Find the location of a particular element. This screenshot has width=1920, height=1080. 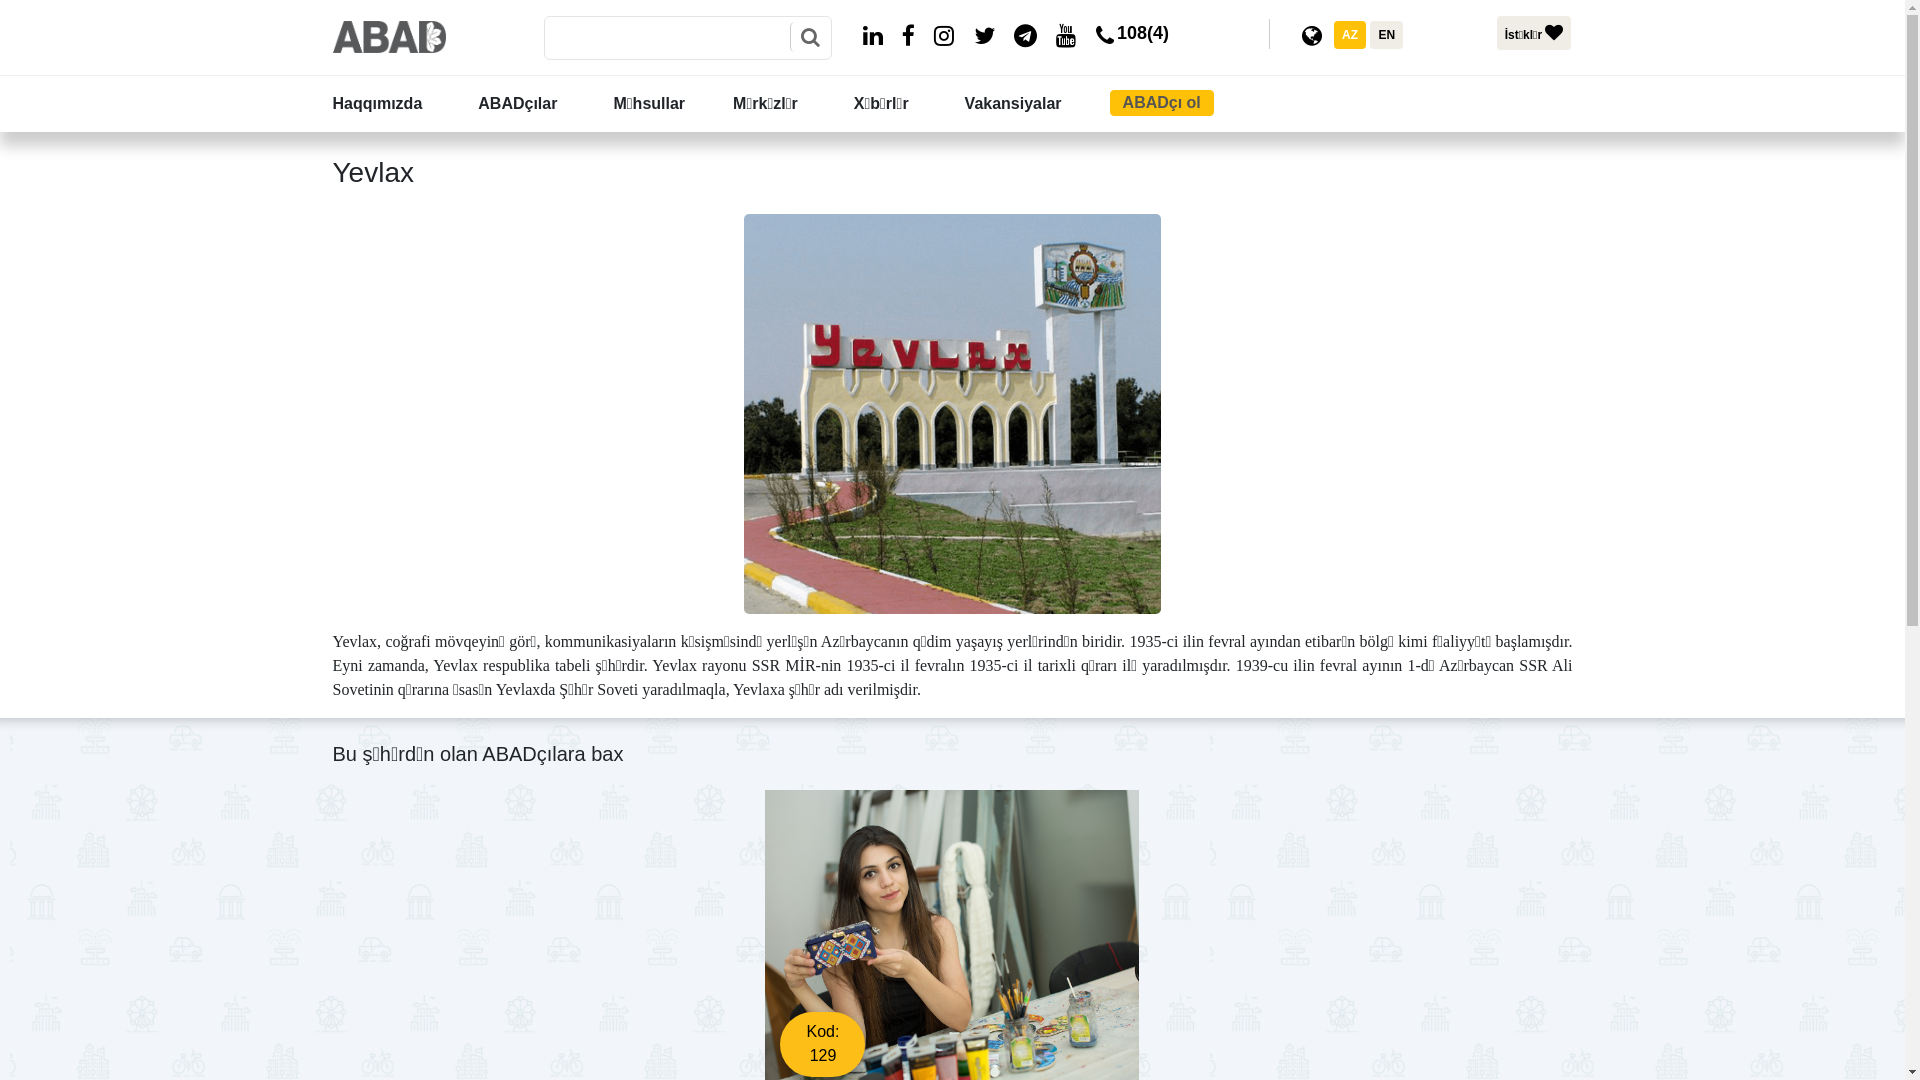

'EN' is located at coordinates (1368, 34).